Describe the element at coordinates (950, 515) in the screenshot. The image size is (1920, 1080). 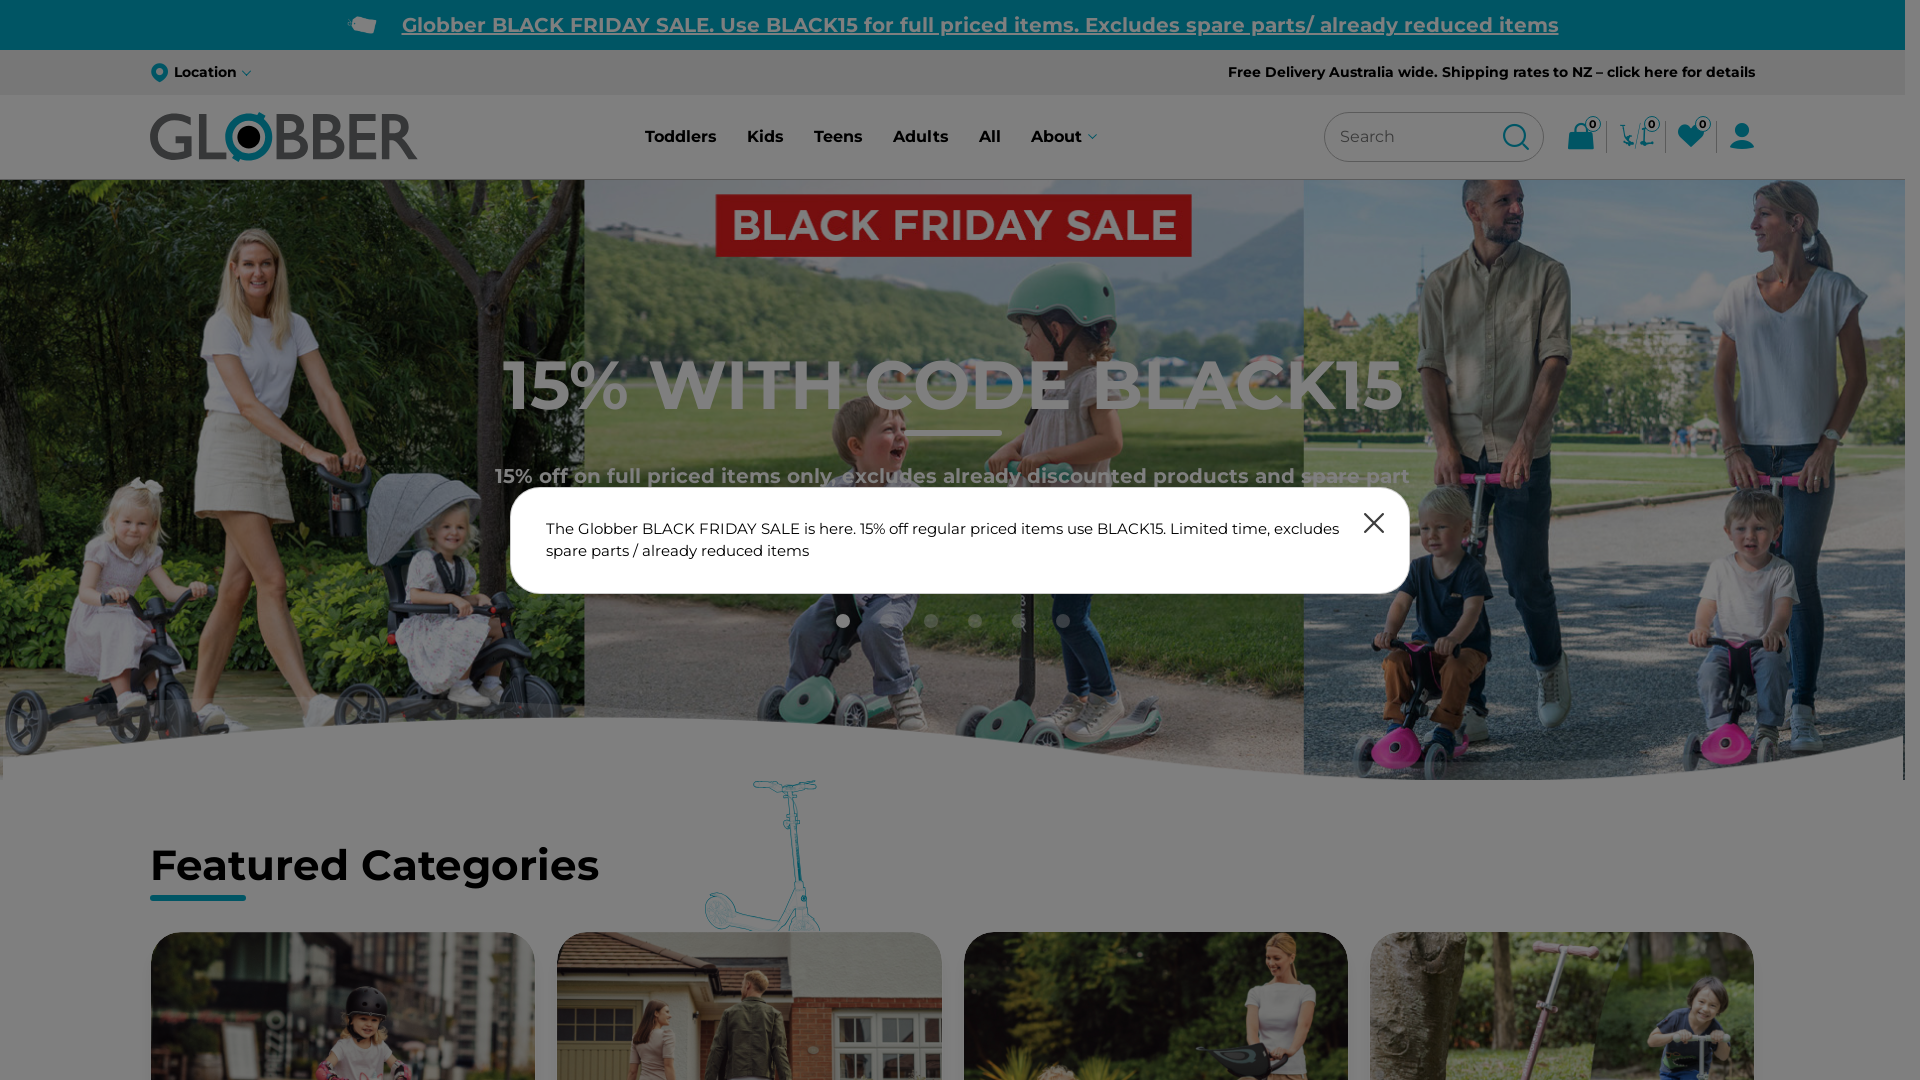
I see `'See the whole range'` at that location.